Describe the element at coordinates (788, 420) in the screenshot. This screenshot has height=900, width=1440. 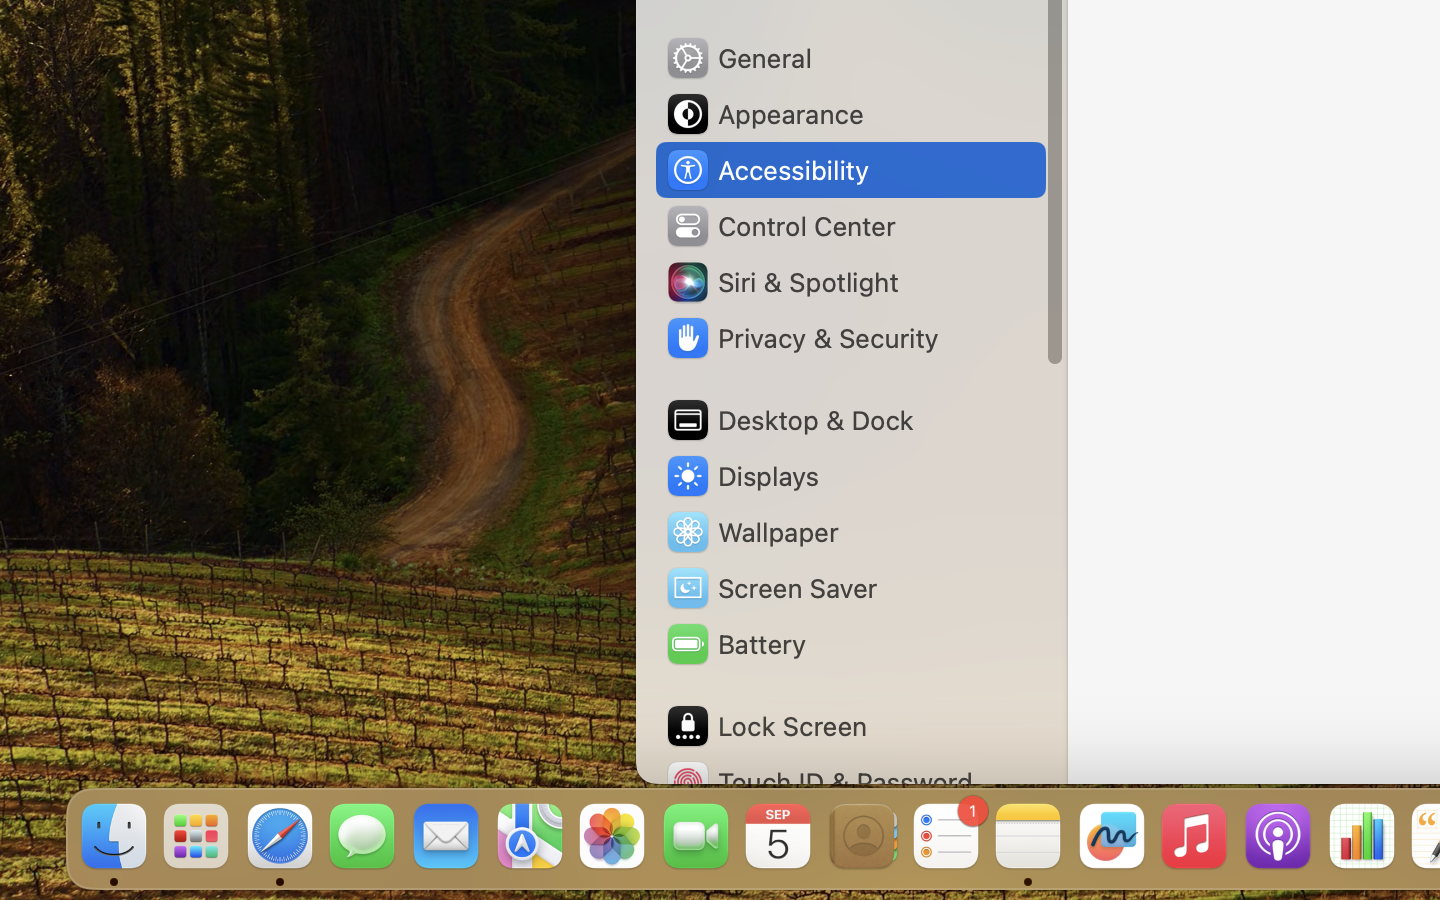
I see `'Desktop & Dock'` at that location.